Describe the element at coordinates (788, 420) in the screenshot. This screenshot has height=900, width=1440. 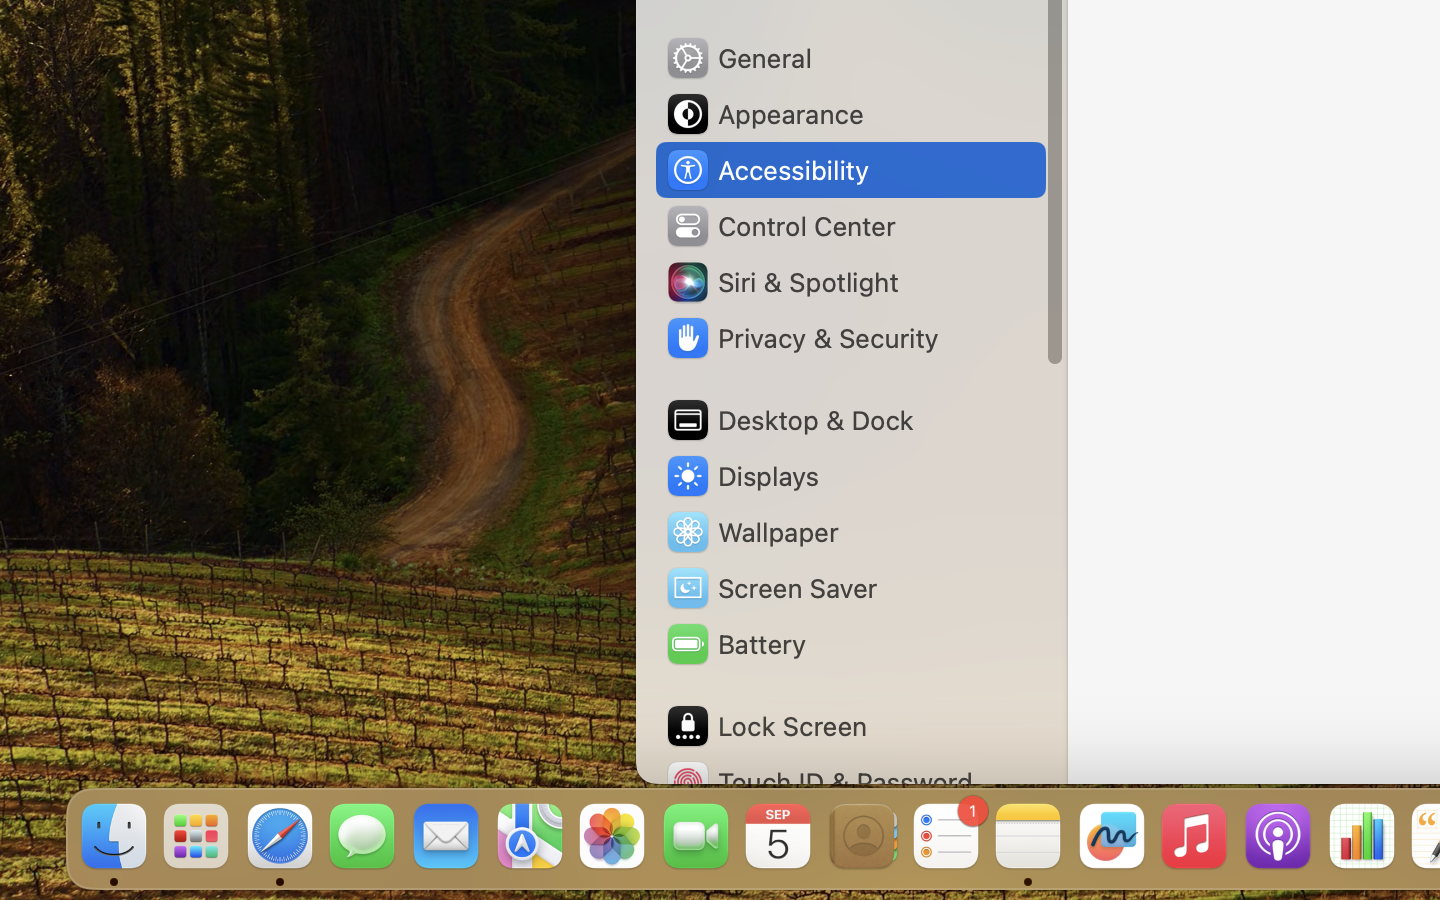
I see `'Desktop & Dock'` at that location.